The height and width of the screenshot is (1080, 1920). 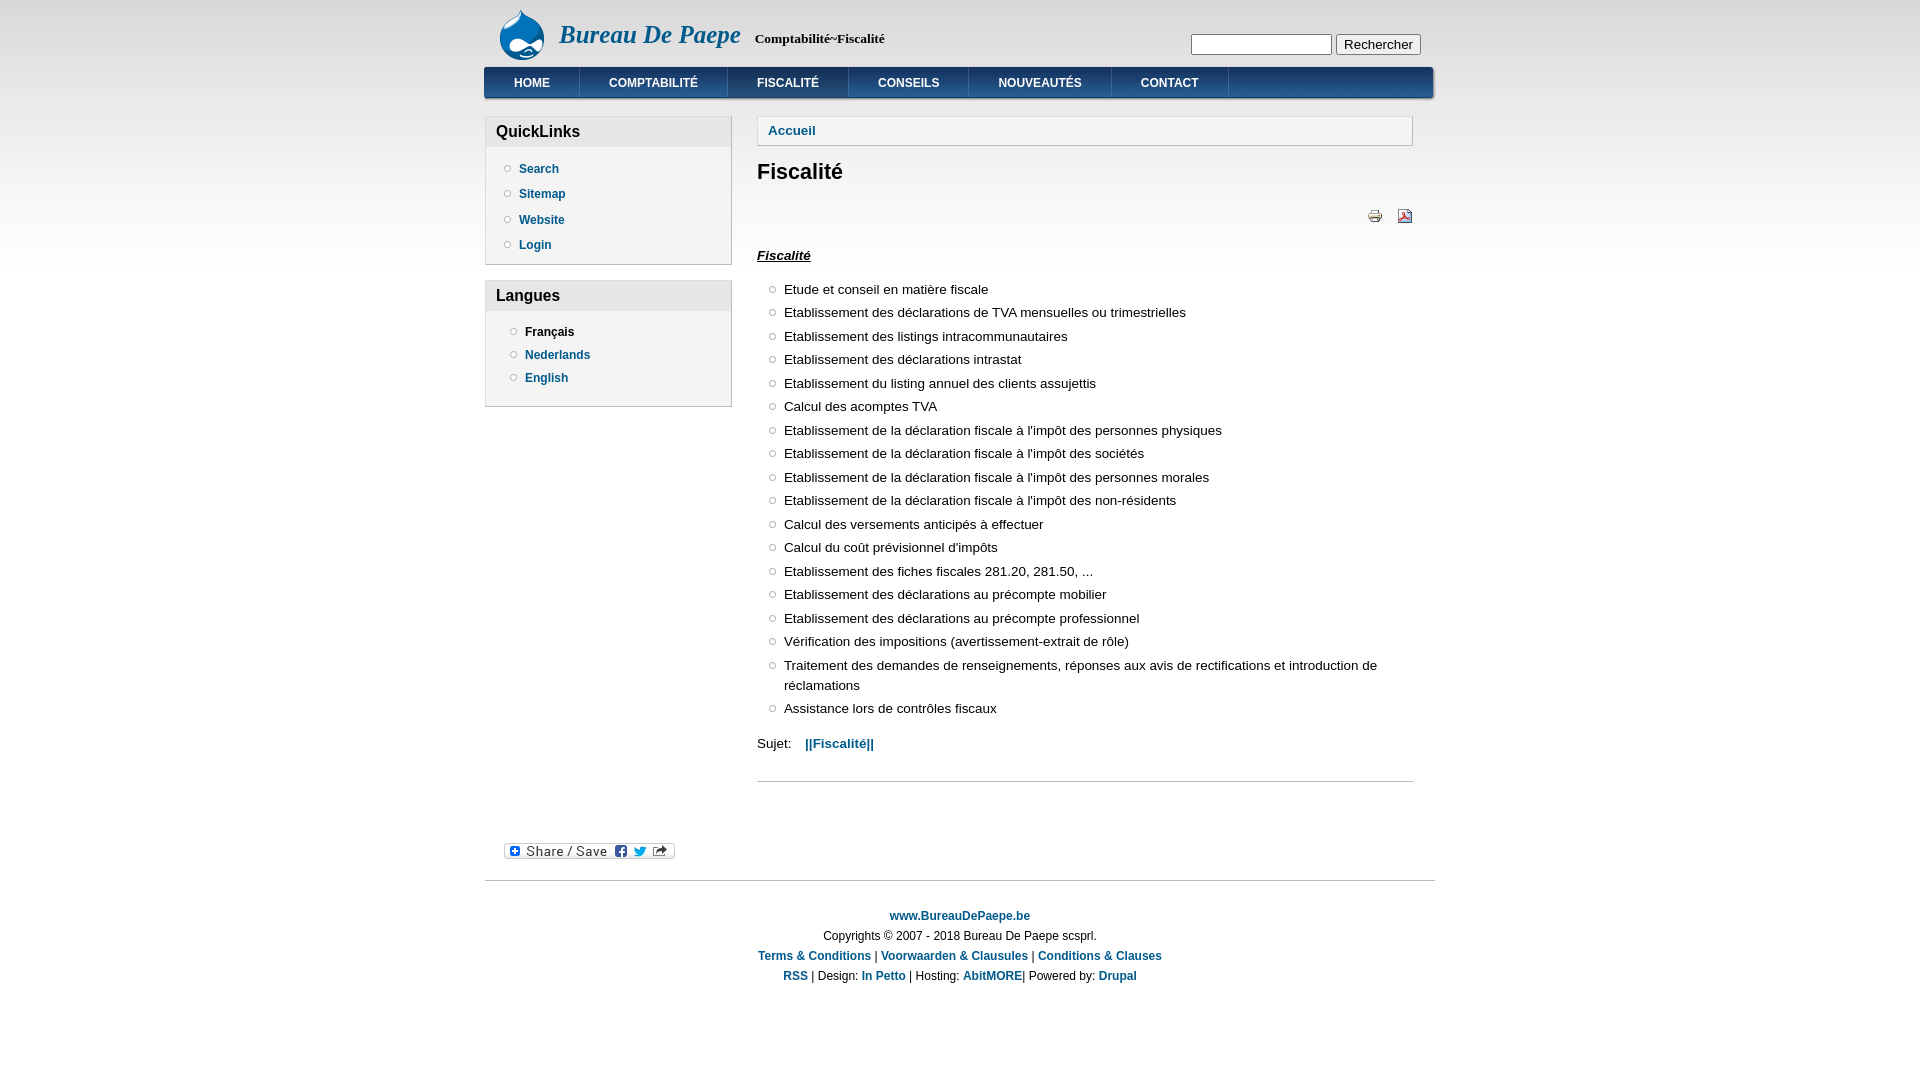 I want to click on 'CONTACT', so click(x=1111, y=80).